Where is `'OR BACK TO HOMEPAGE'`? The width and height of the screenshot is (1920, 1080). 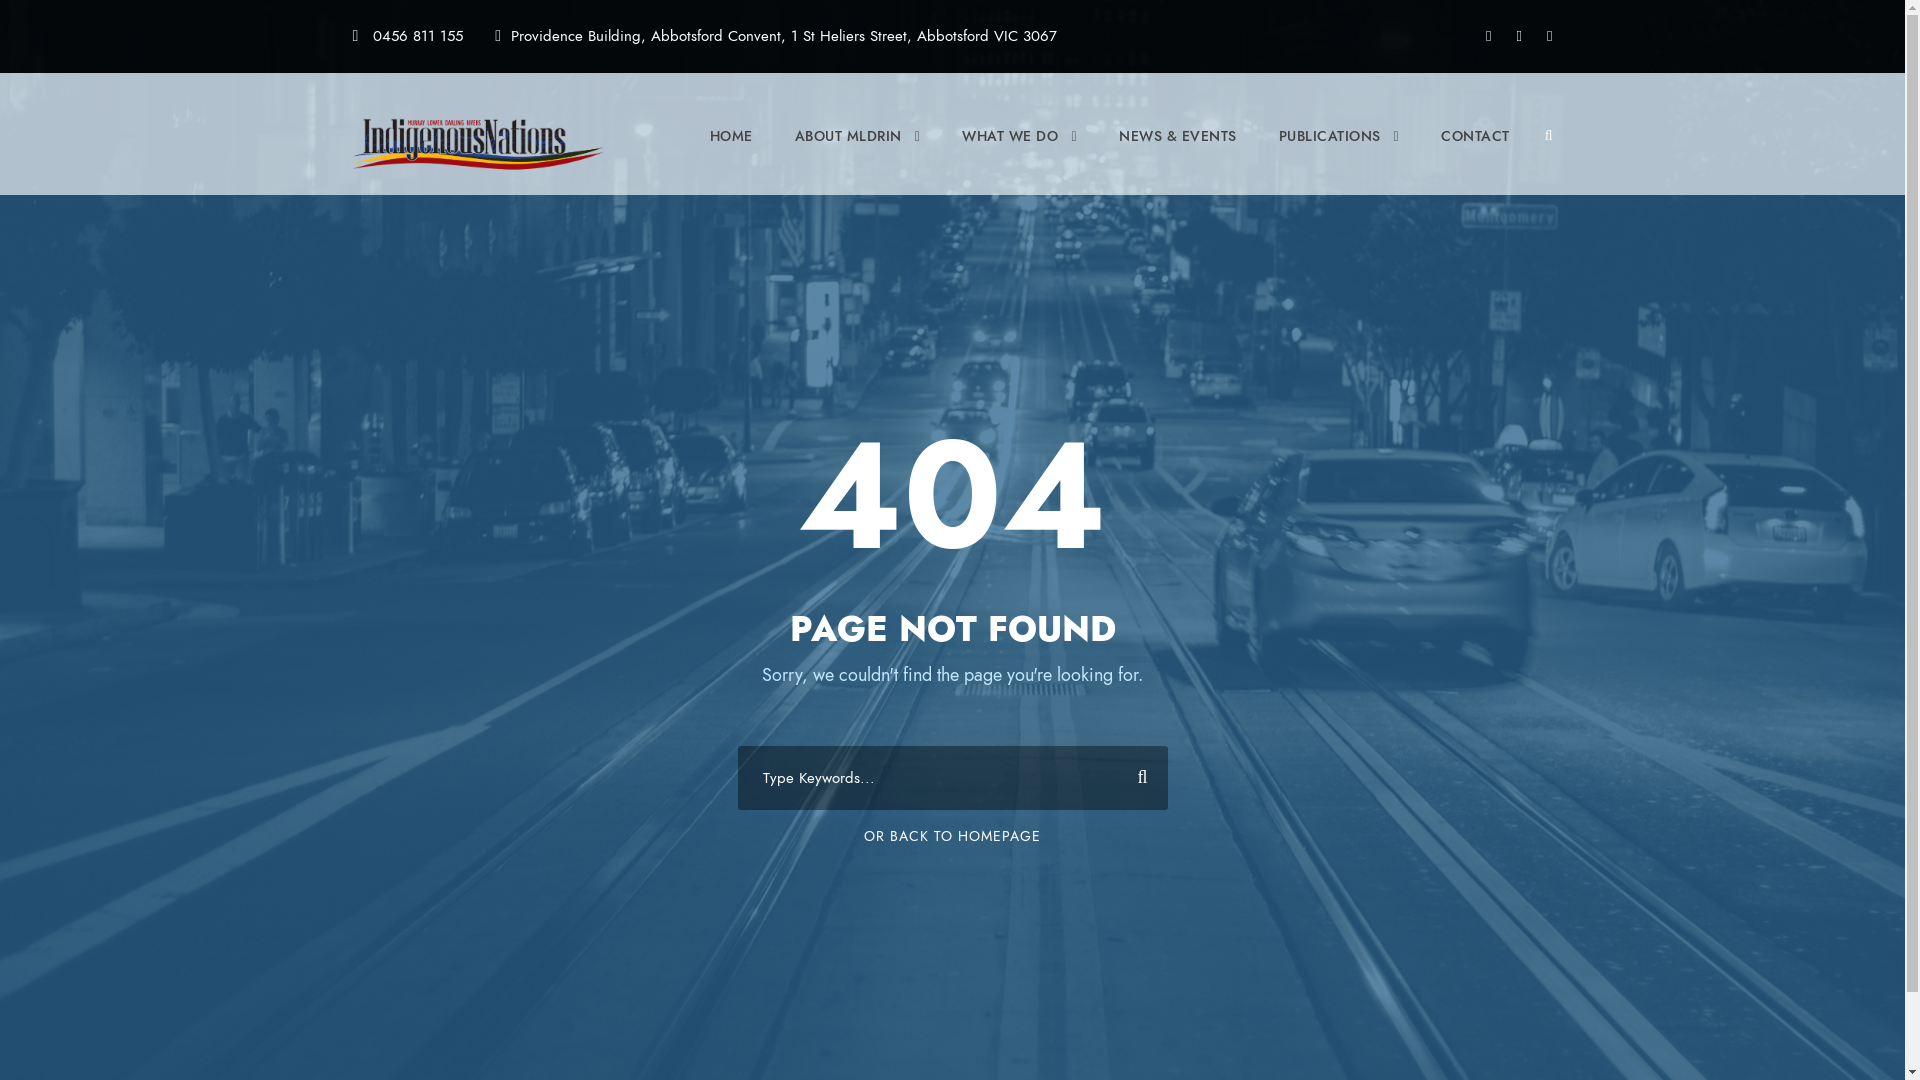 'OR BACK TO HOMEPAGE' is located at coordinates (951, 835).